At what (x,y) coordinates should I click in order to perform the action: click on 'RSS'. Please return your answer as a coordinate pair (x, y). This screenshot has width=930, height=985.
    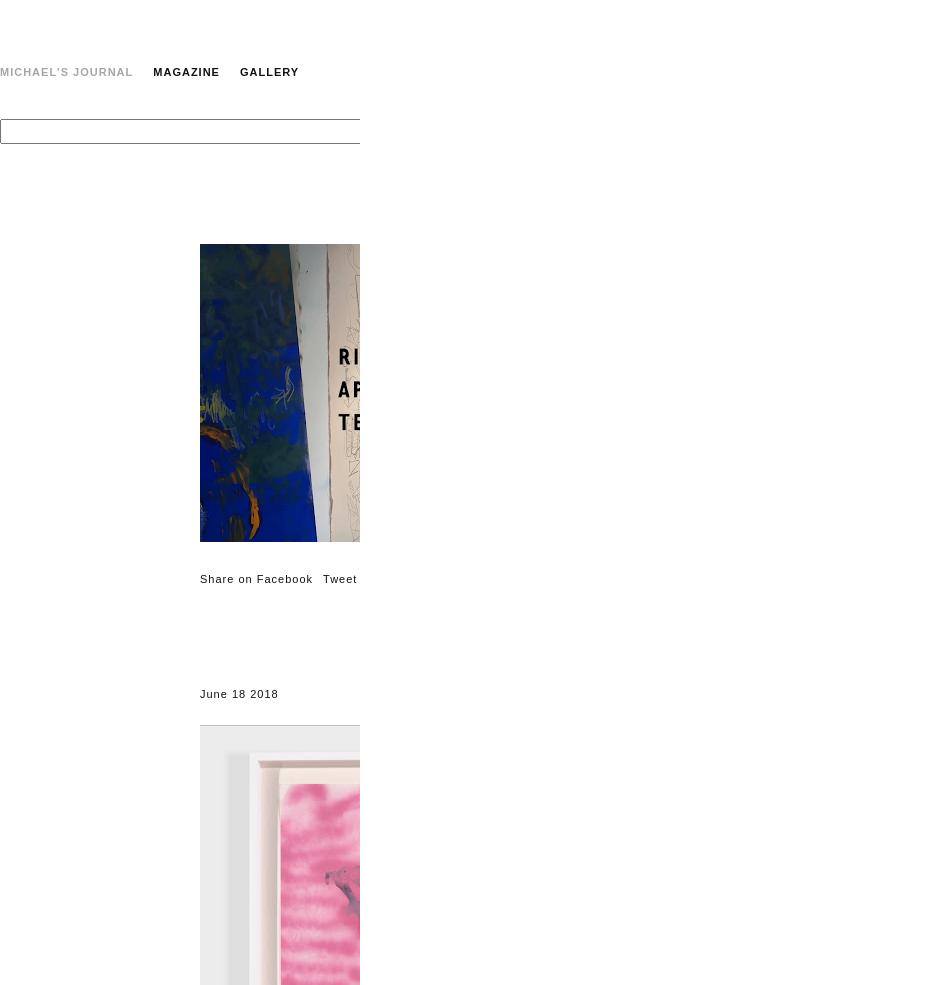
    Looking at the image, I should click on (916, 248).